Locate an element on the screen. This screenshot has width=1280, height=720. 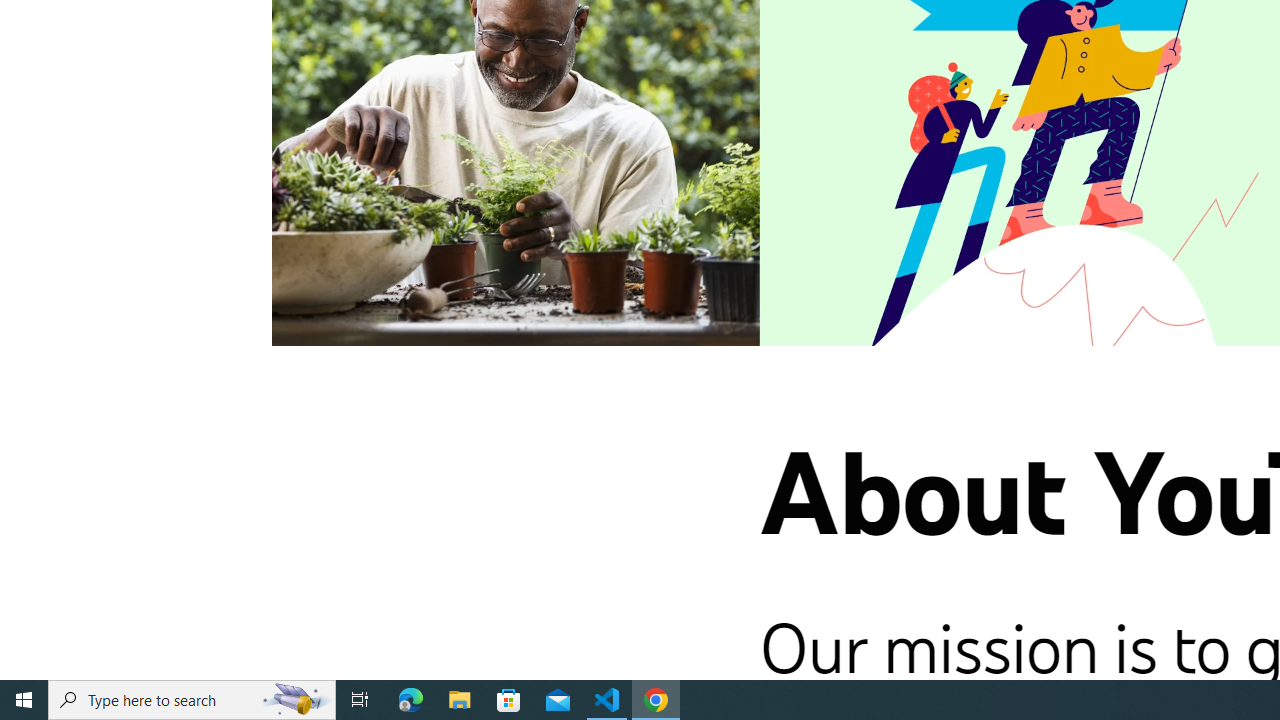
'Start' is located at coordinates (24, 698).